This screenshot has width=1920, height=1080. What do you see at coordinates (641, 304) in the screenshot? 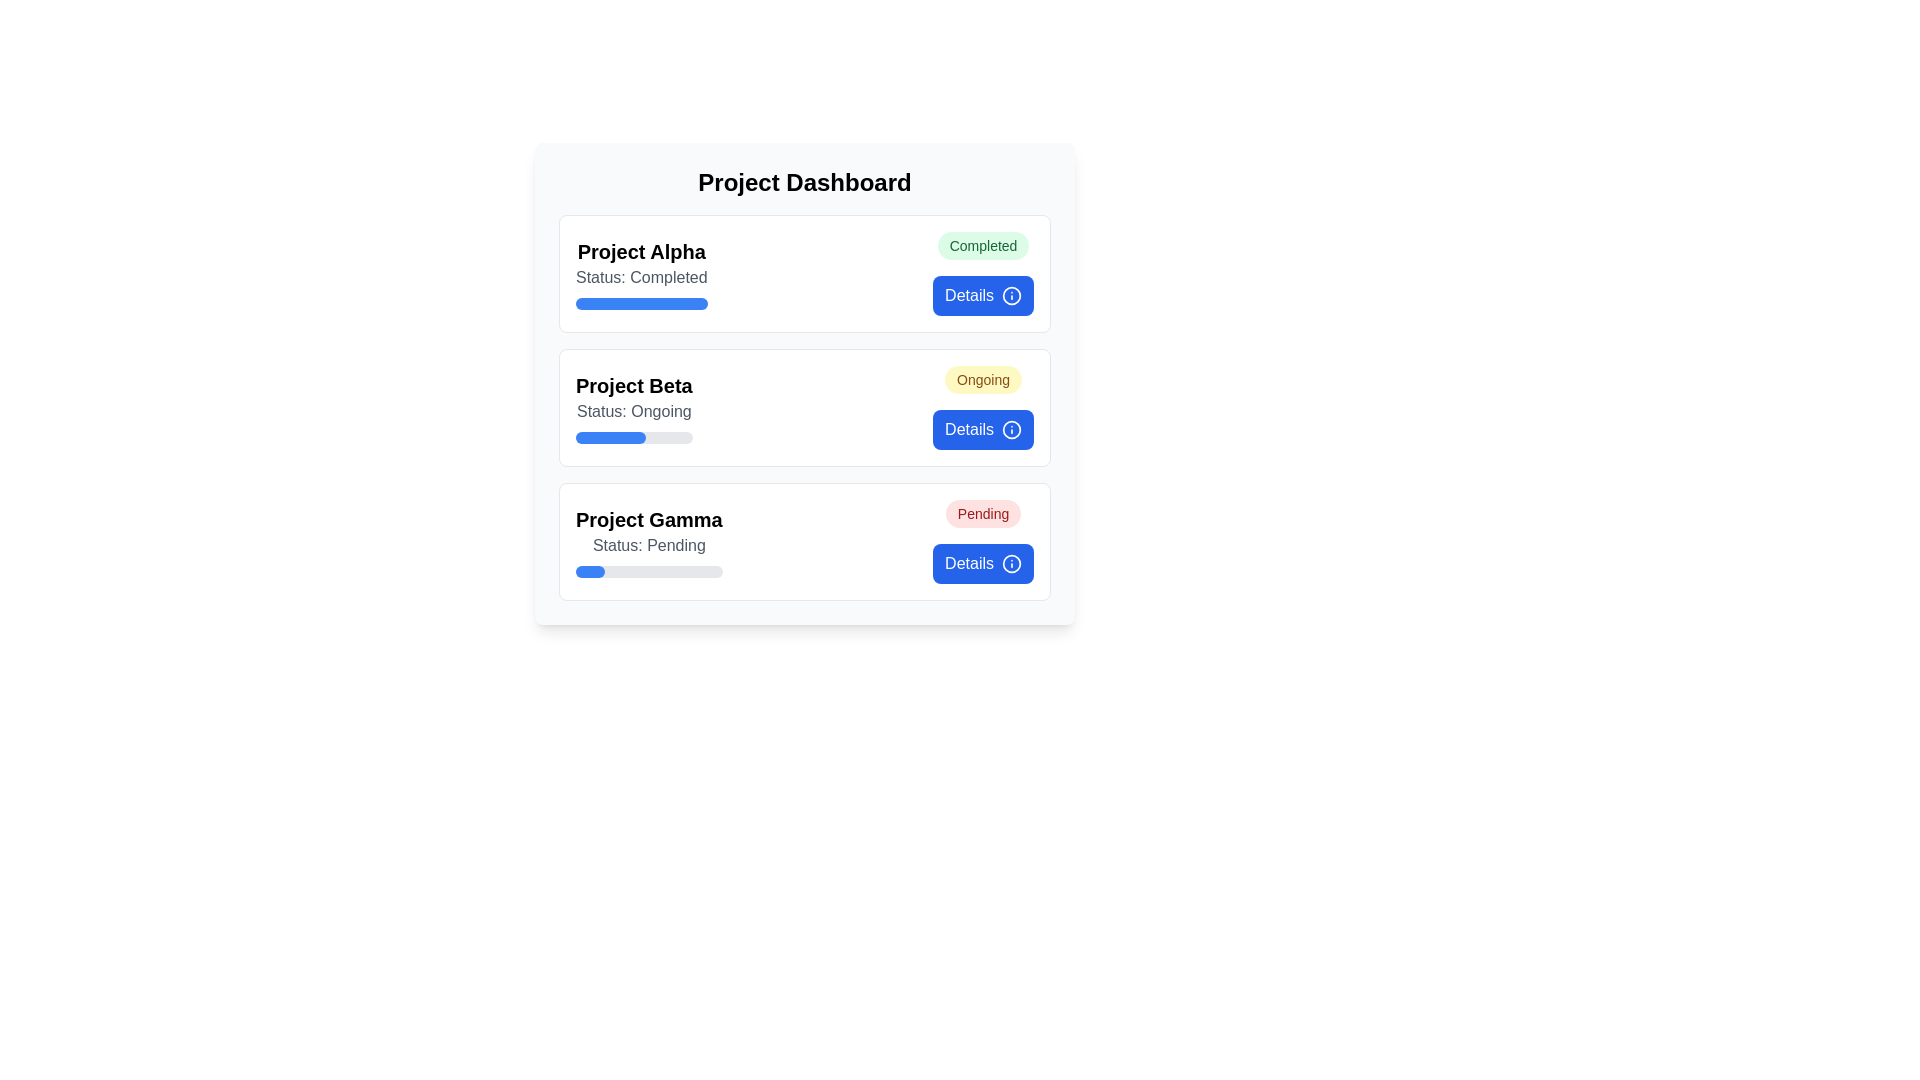
I see `the blue horizontal progress bar located under the text 'Status: Completed' in the 'Project Alpha' card` at bounding box center [641, 304].